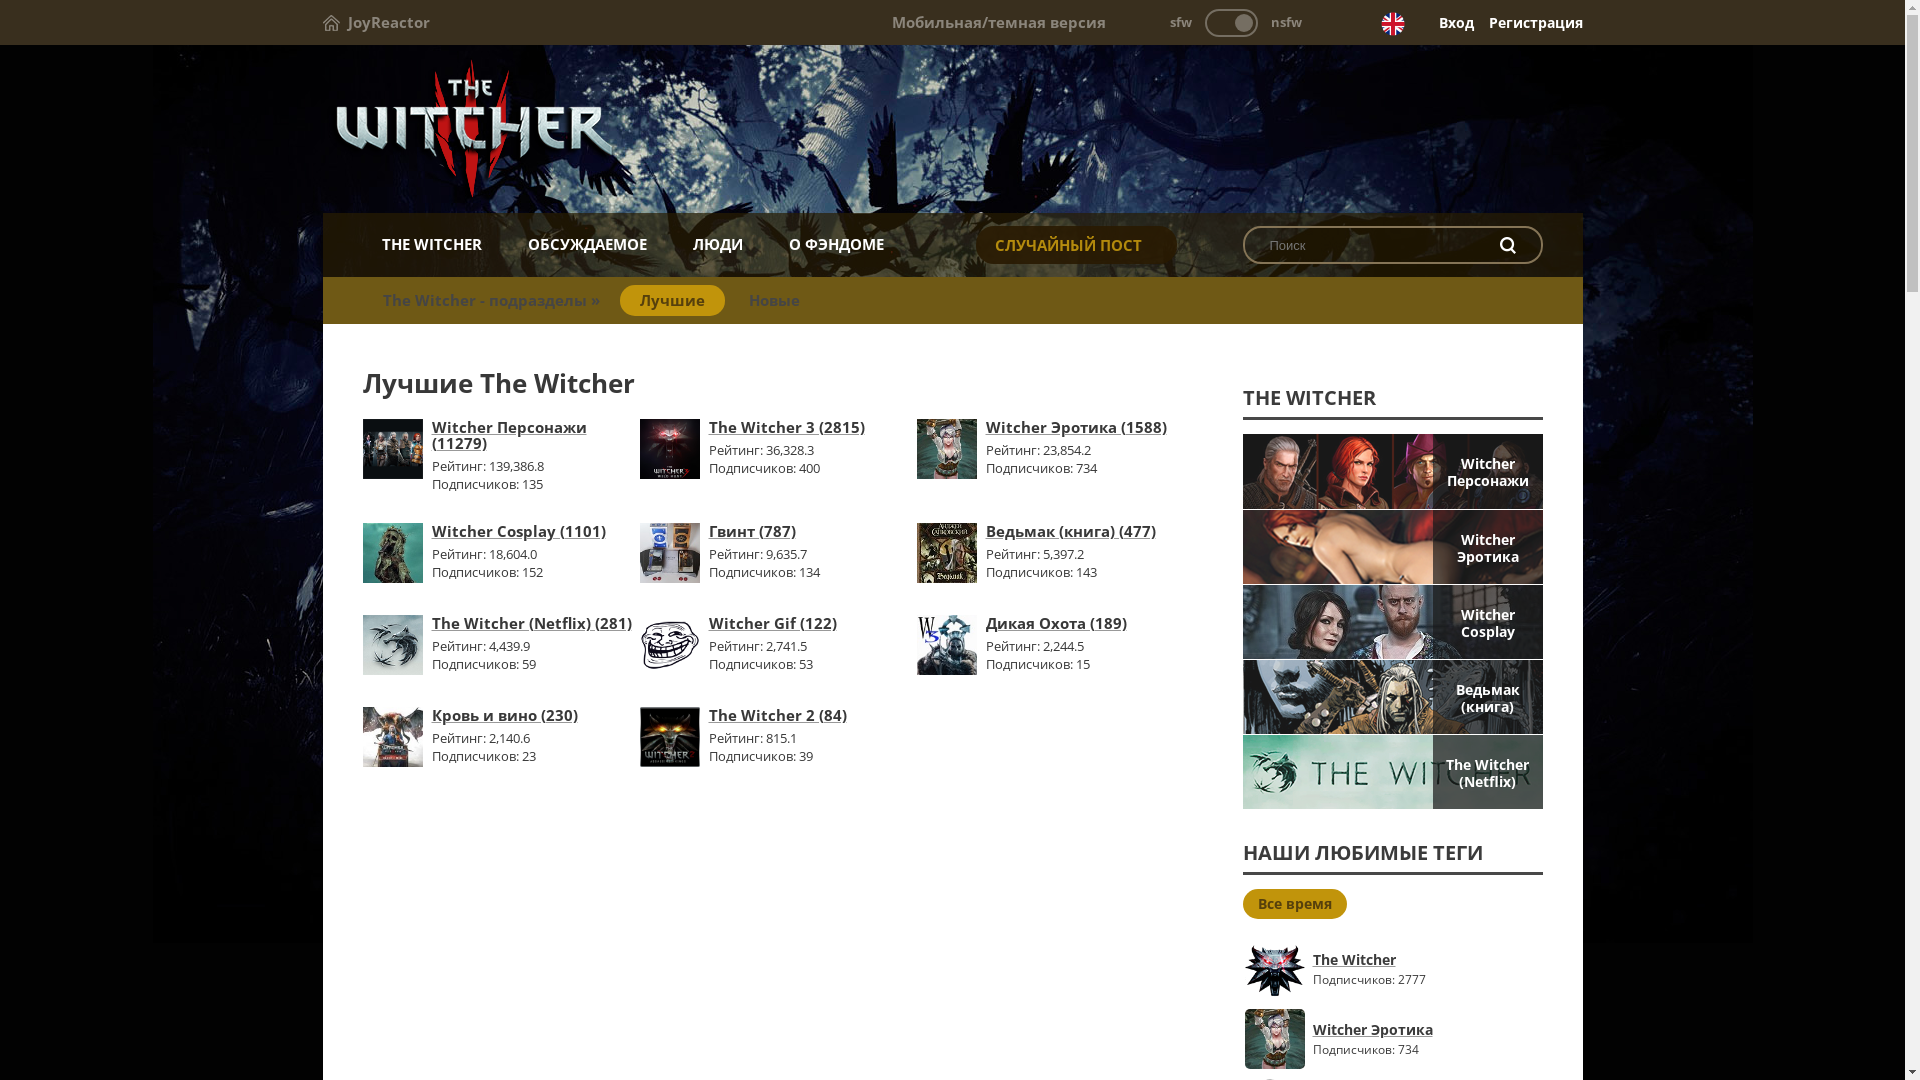 The height and width of the screenshot is (1080, 1920). Describe the element at coordinates (375, 22) in the screenshot. I see `'JoyReactor'` at that location.